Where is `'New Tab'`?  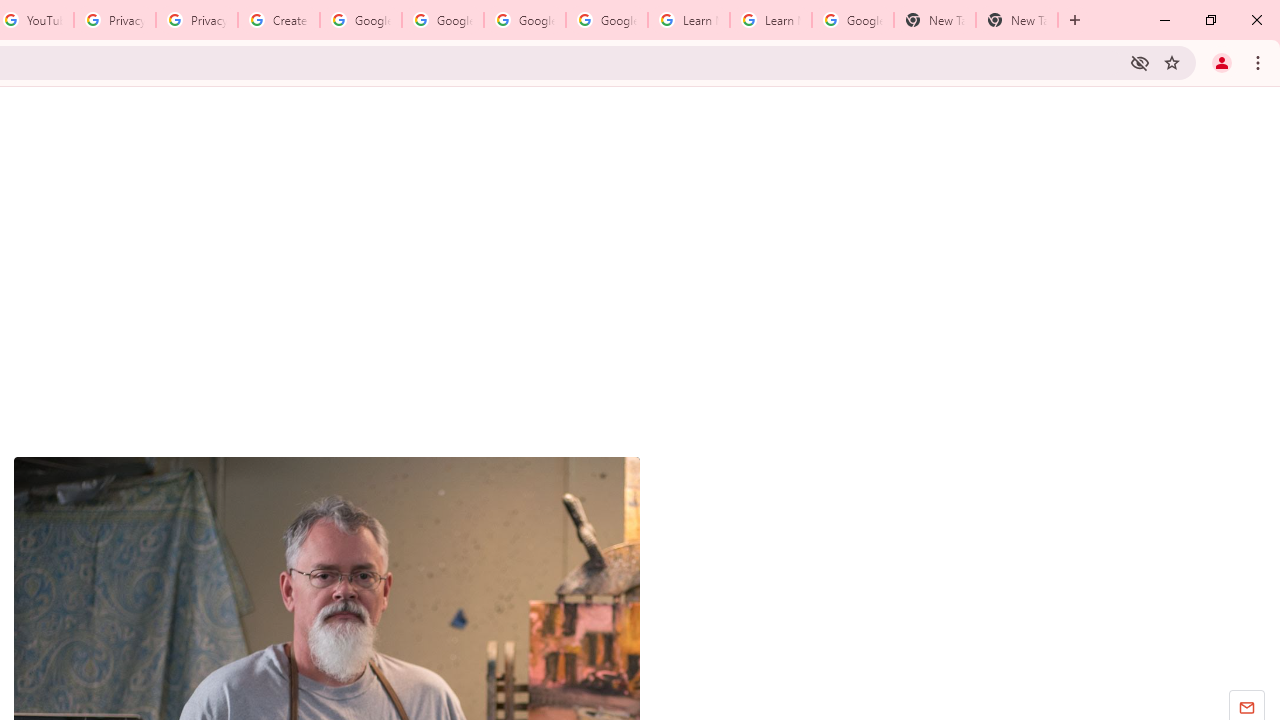
'New Tab' is located at coordinates (934, 20).